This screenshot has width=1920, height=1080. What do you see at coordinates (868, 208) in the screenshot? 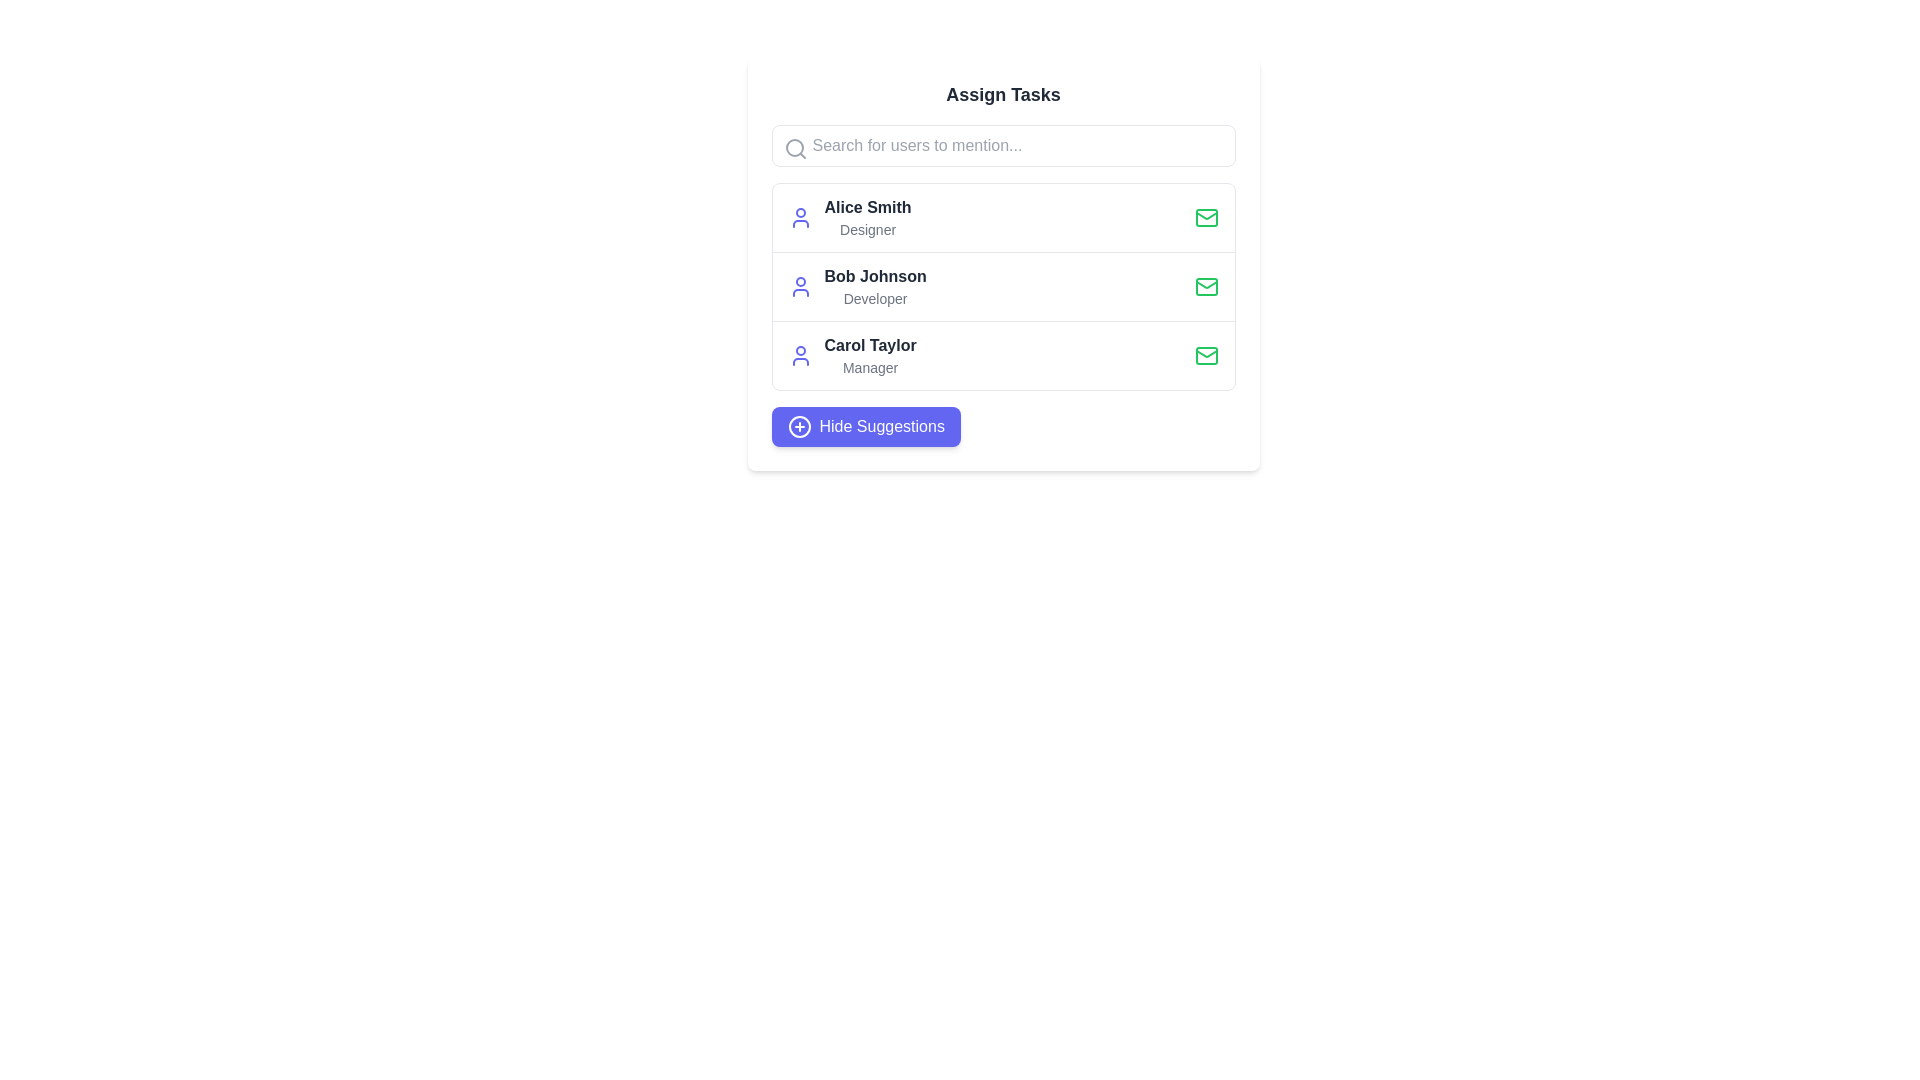
I see `the static text label displaying the name 'Alice Smith' in the first row of the user list` at bounding box center [868, 208].